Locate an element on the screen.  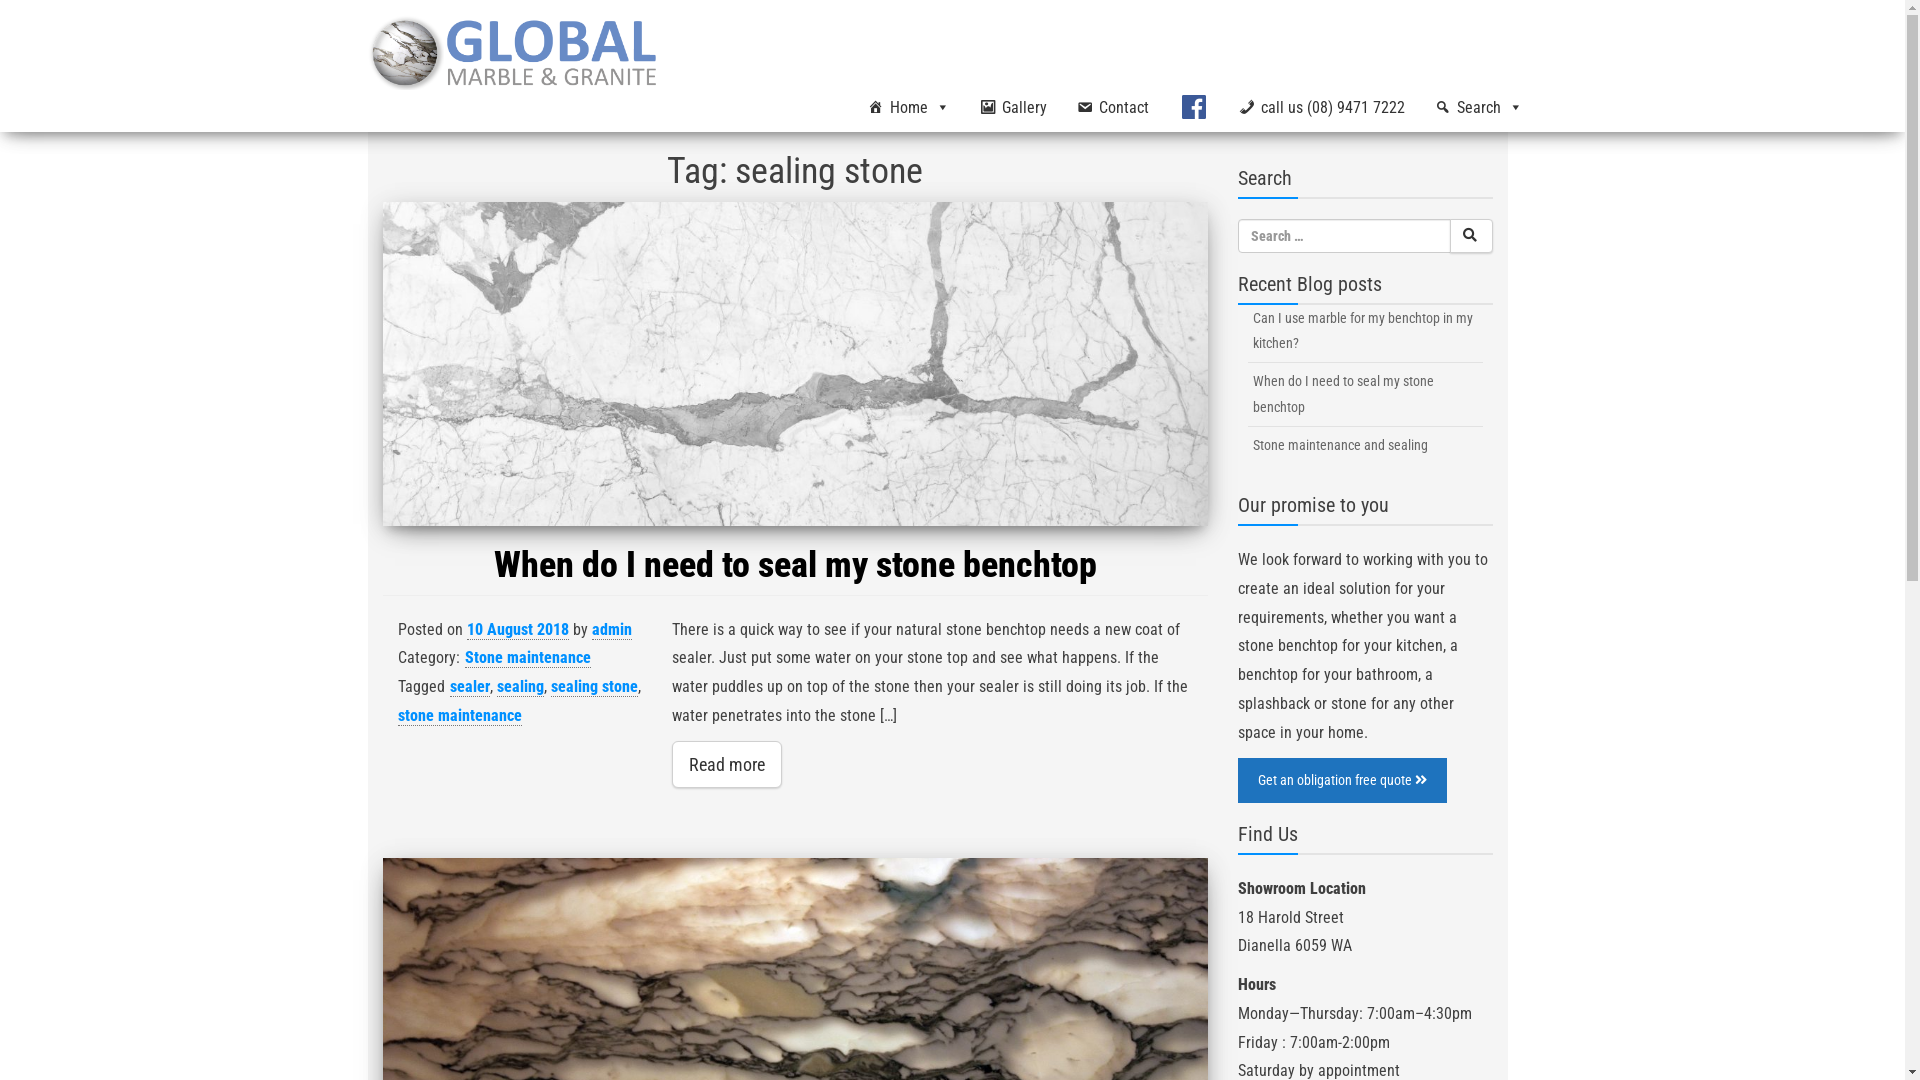
'Stone maintenance and sealing' is located at coordinates (1364, 444).